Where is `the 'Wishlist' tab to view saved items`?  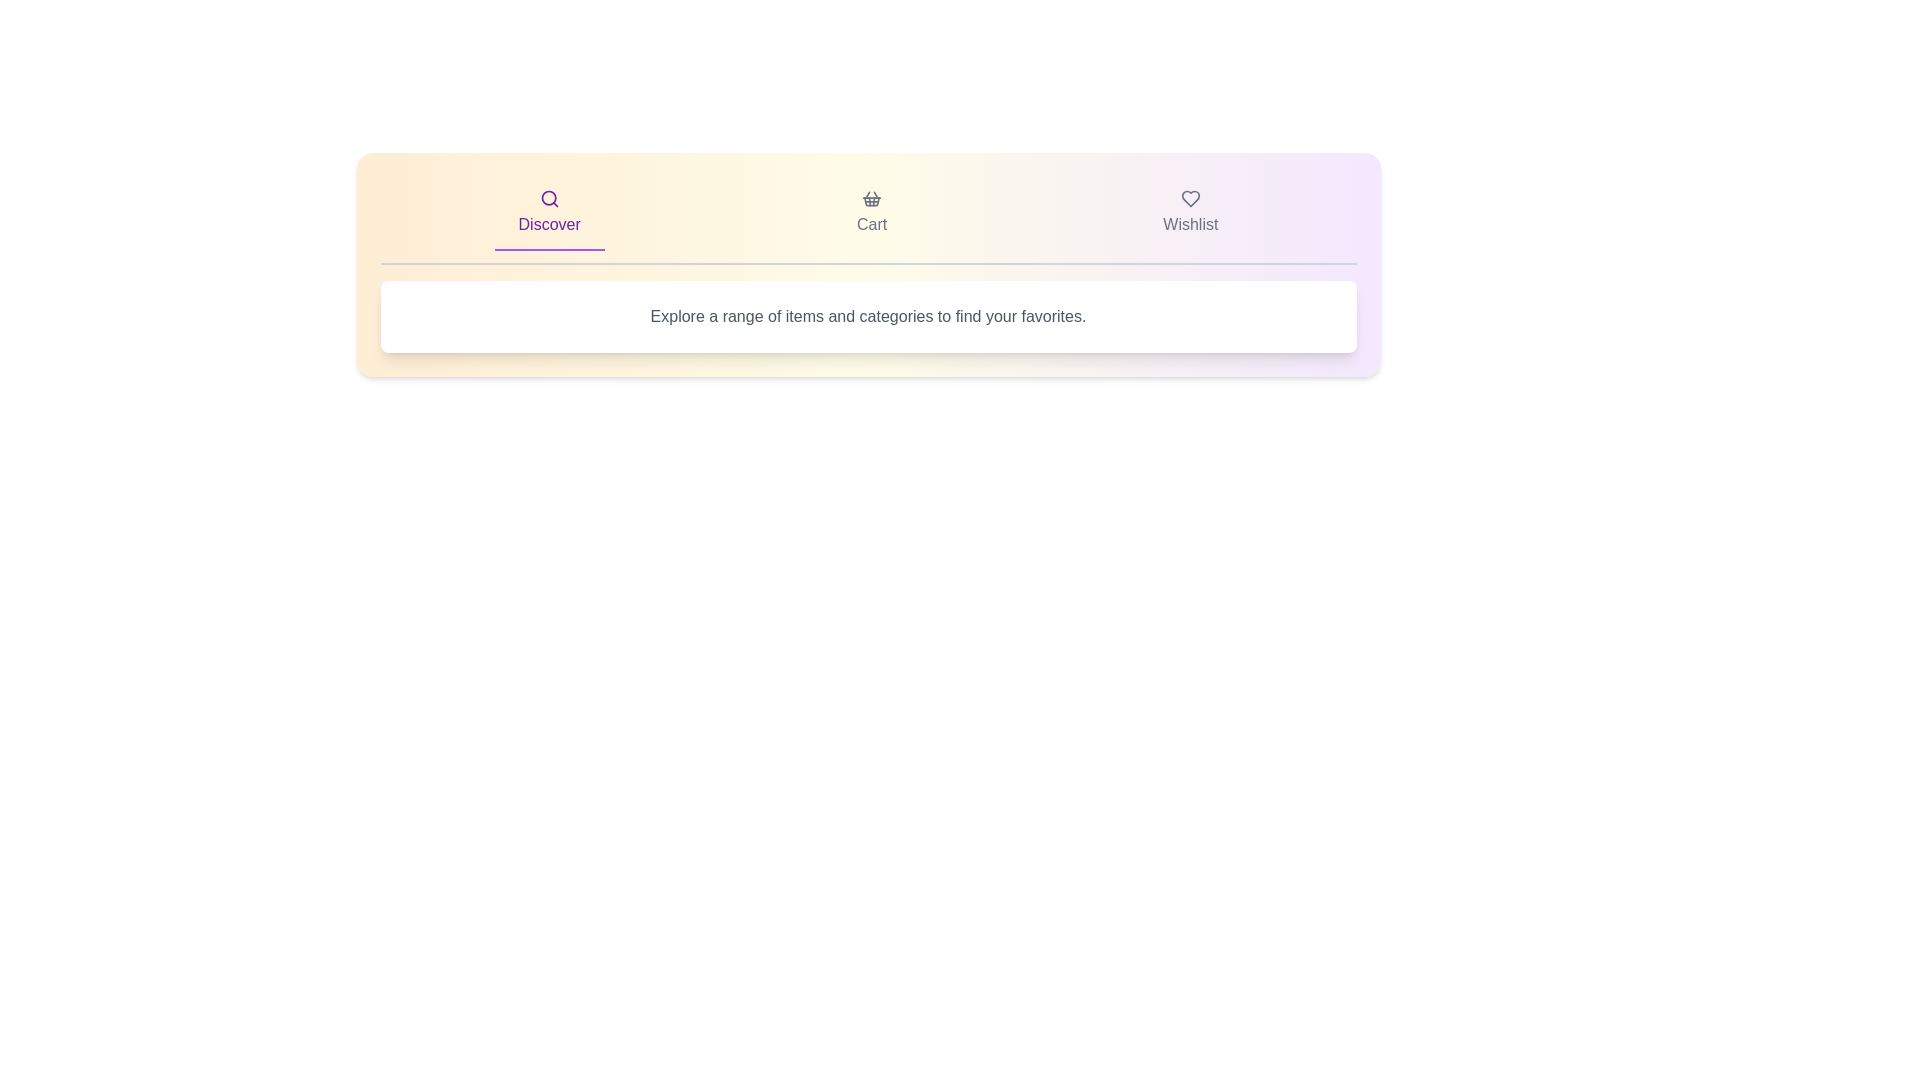 the 'Wishlist' tab to view saved items is located at coordinates (1190, 213).